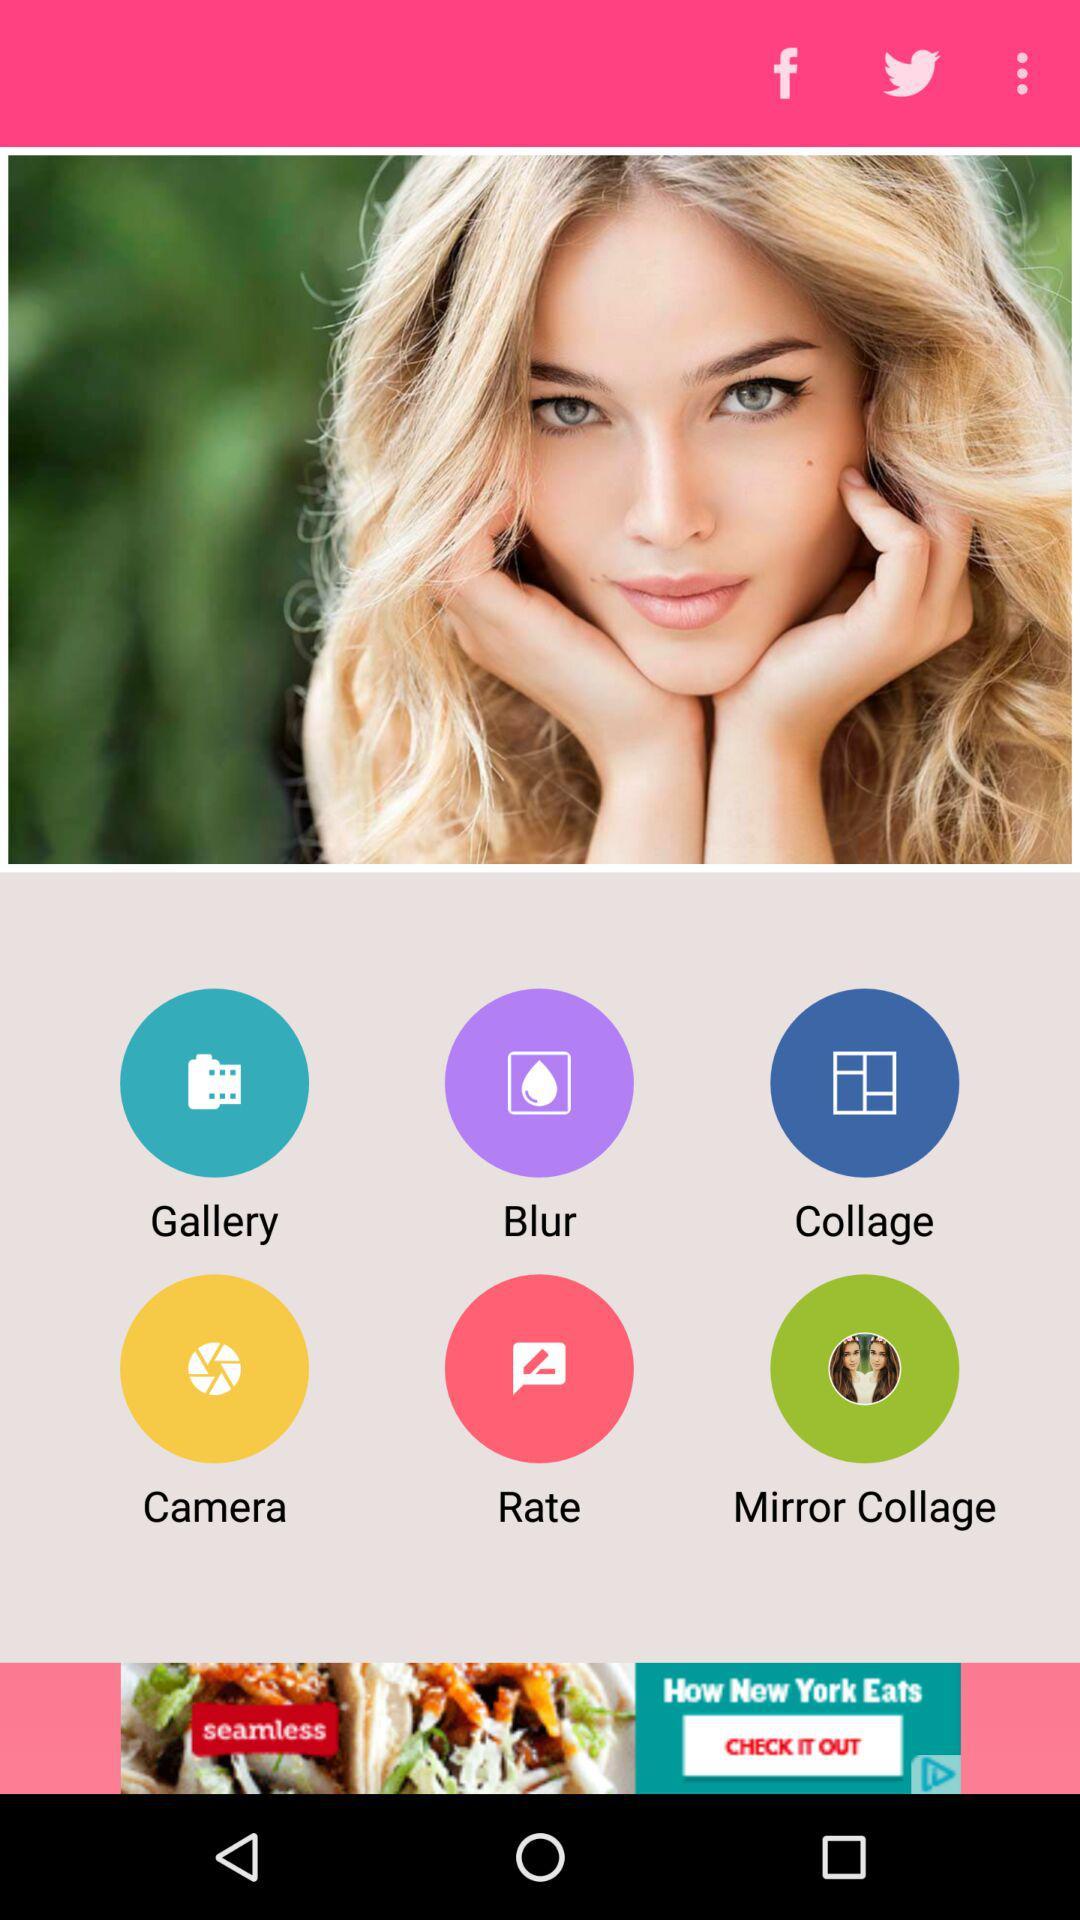  What do you see at coordinates (214, 1082) in the screenshot?
I see `to go gallery` at bounding box center [214, 1082].